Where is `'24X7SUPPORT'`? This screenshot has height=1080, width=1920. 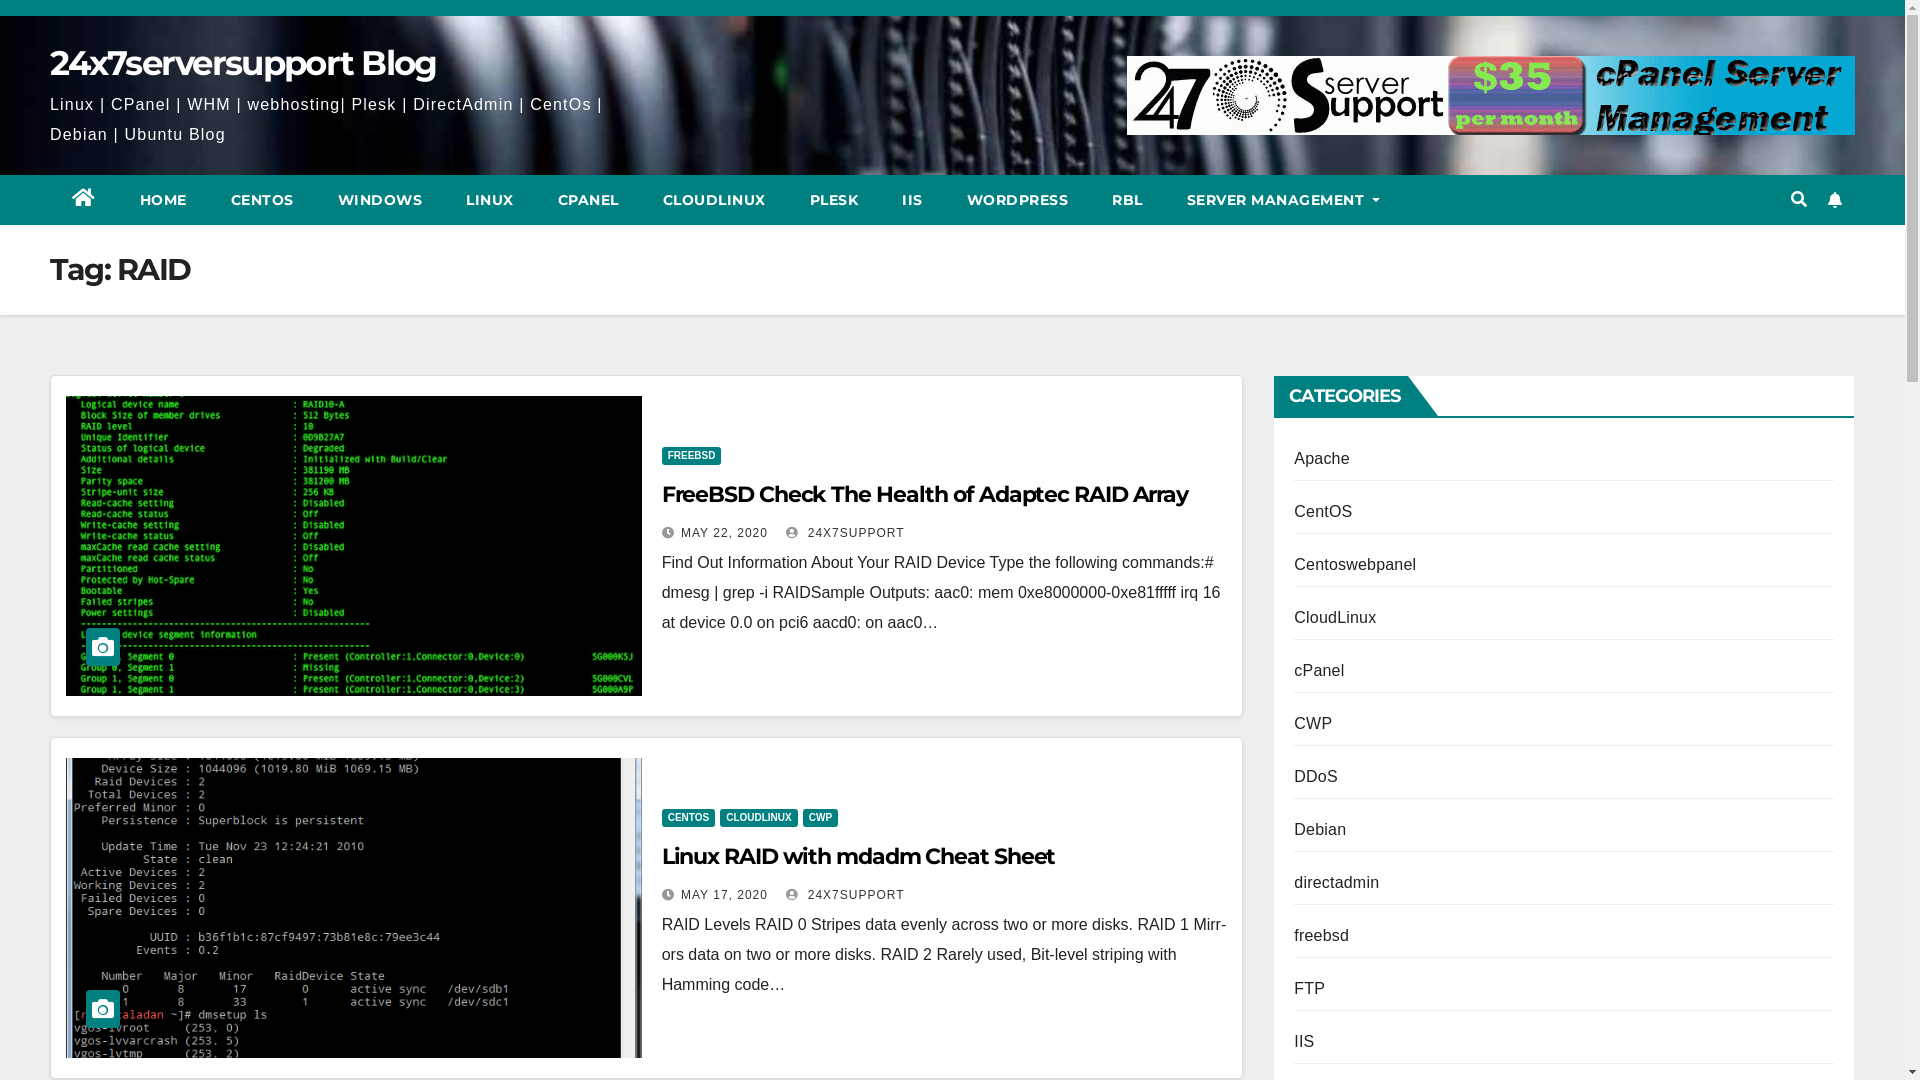
'24X7SUPPORT' is located at coordinates (785, 893).